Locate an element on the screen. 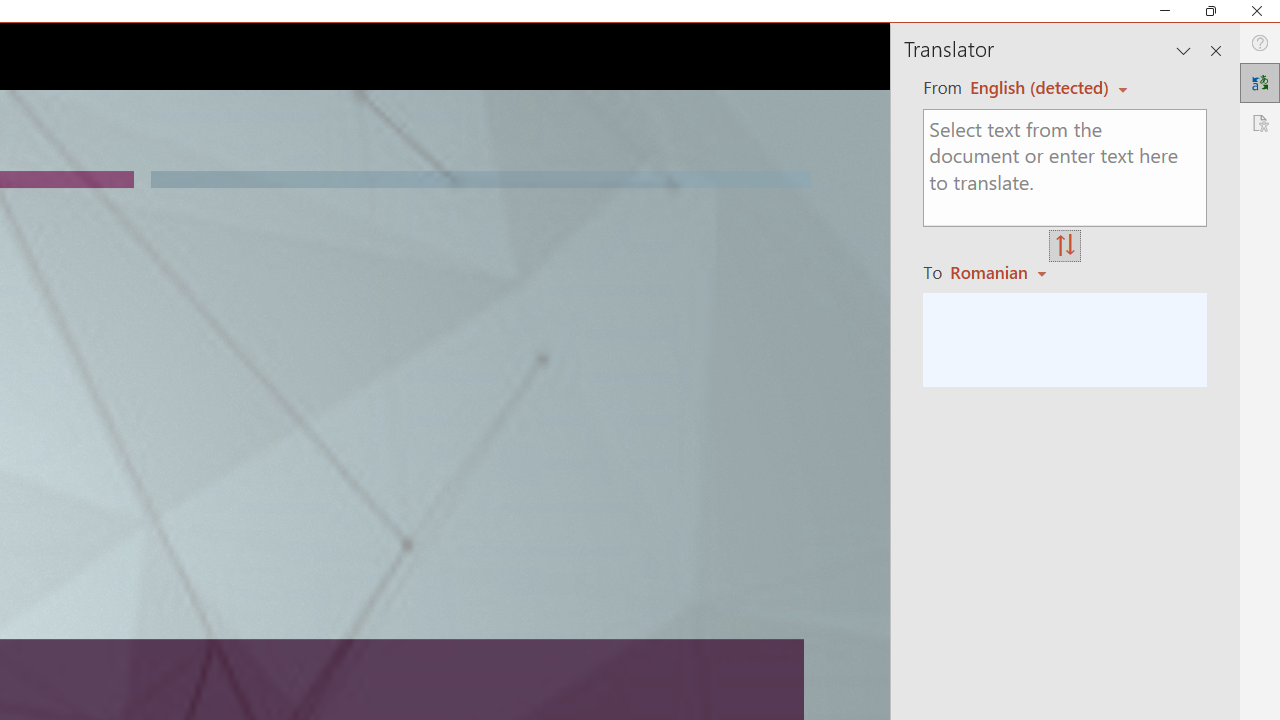 The height and width of the screenshot is (720, 1280). 'Romanian' is located at coordinates (1001, 272).